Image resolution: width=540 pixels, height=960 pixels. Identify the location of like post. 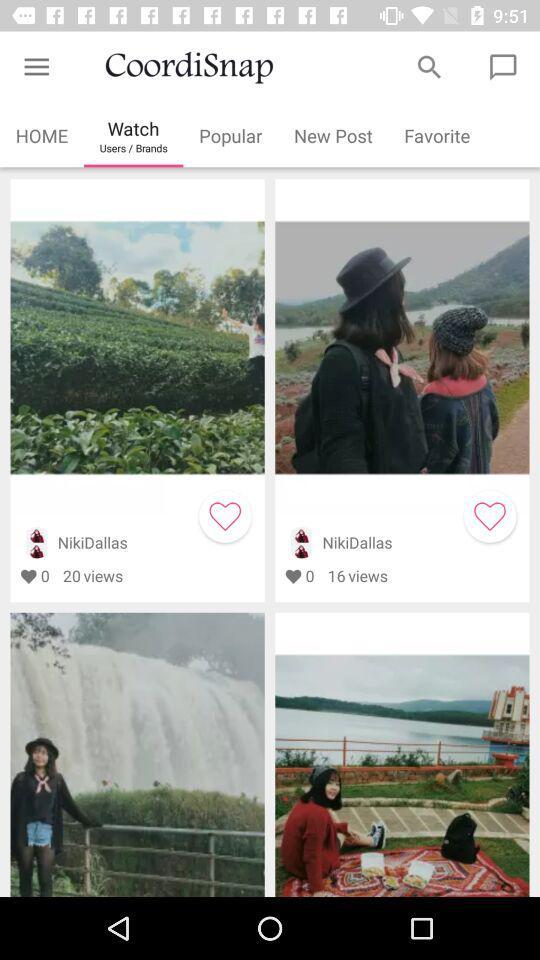
(489, 515).